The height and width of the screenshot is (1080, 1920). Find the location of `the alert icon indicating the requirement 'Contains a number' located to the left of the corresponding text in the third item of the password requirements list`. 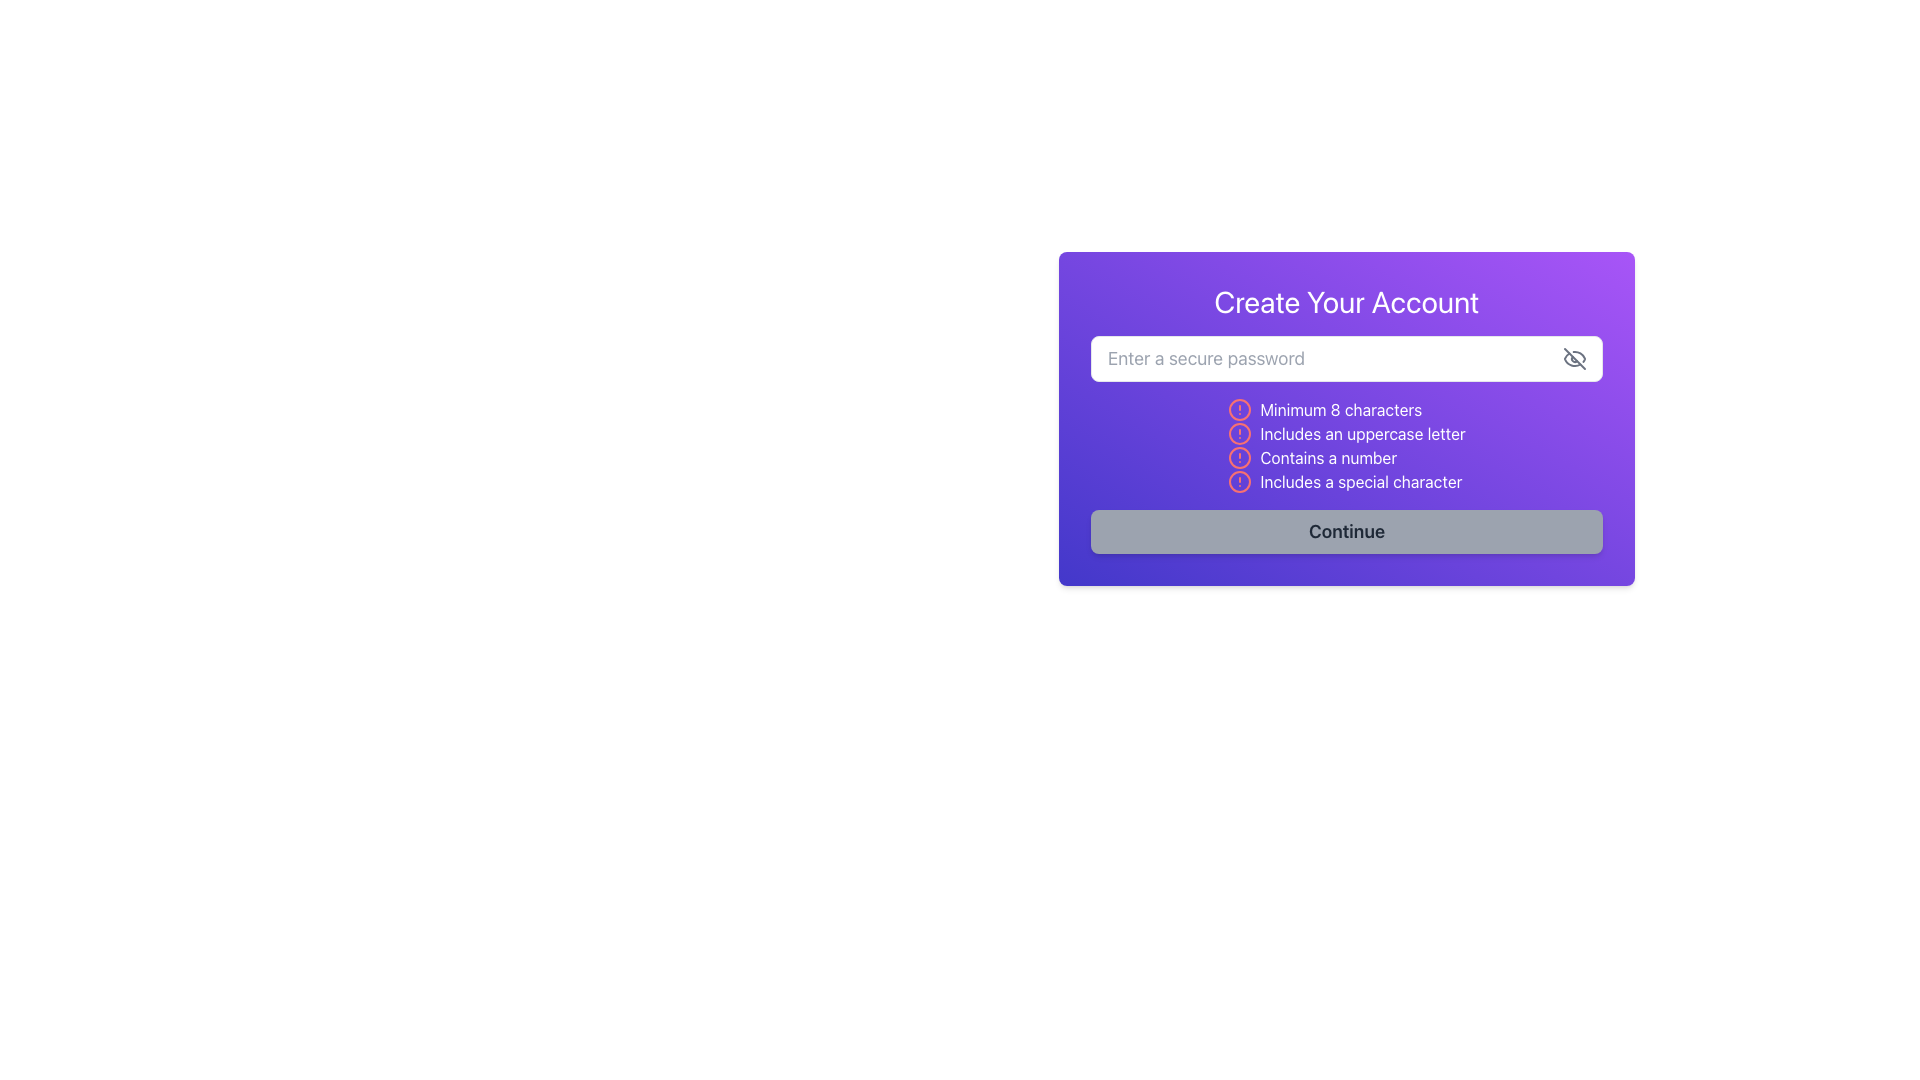

the alert icon indicating the requirement 'Contains a number' located to the left of the corresponding text in the third item of the password requirements list is located at coordinates (1239, 458).